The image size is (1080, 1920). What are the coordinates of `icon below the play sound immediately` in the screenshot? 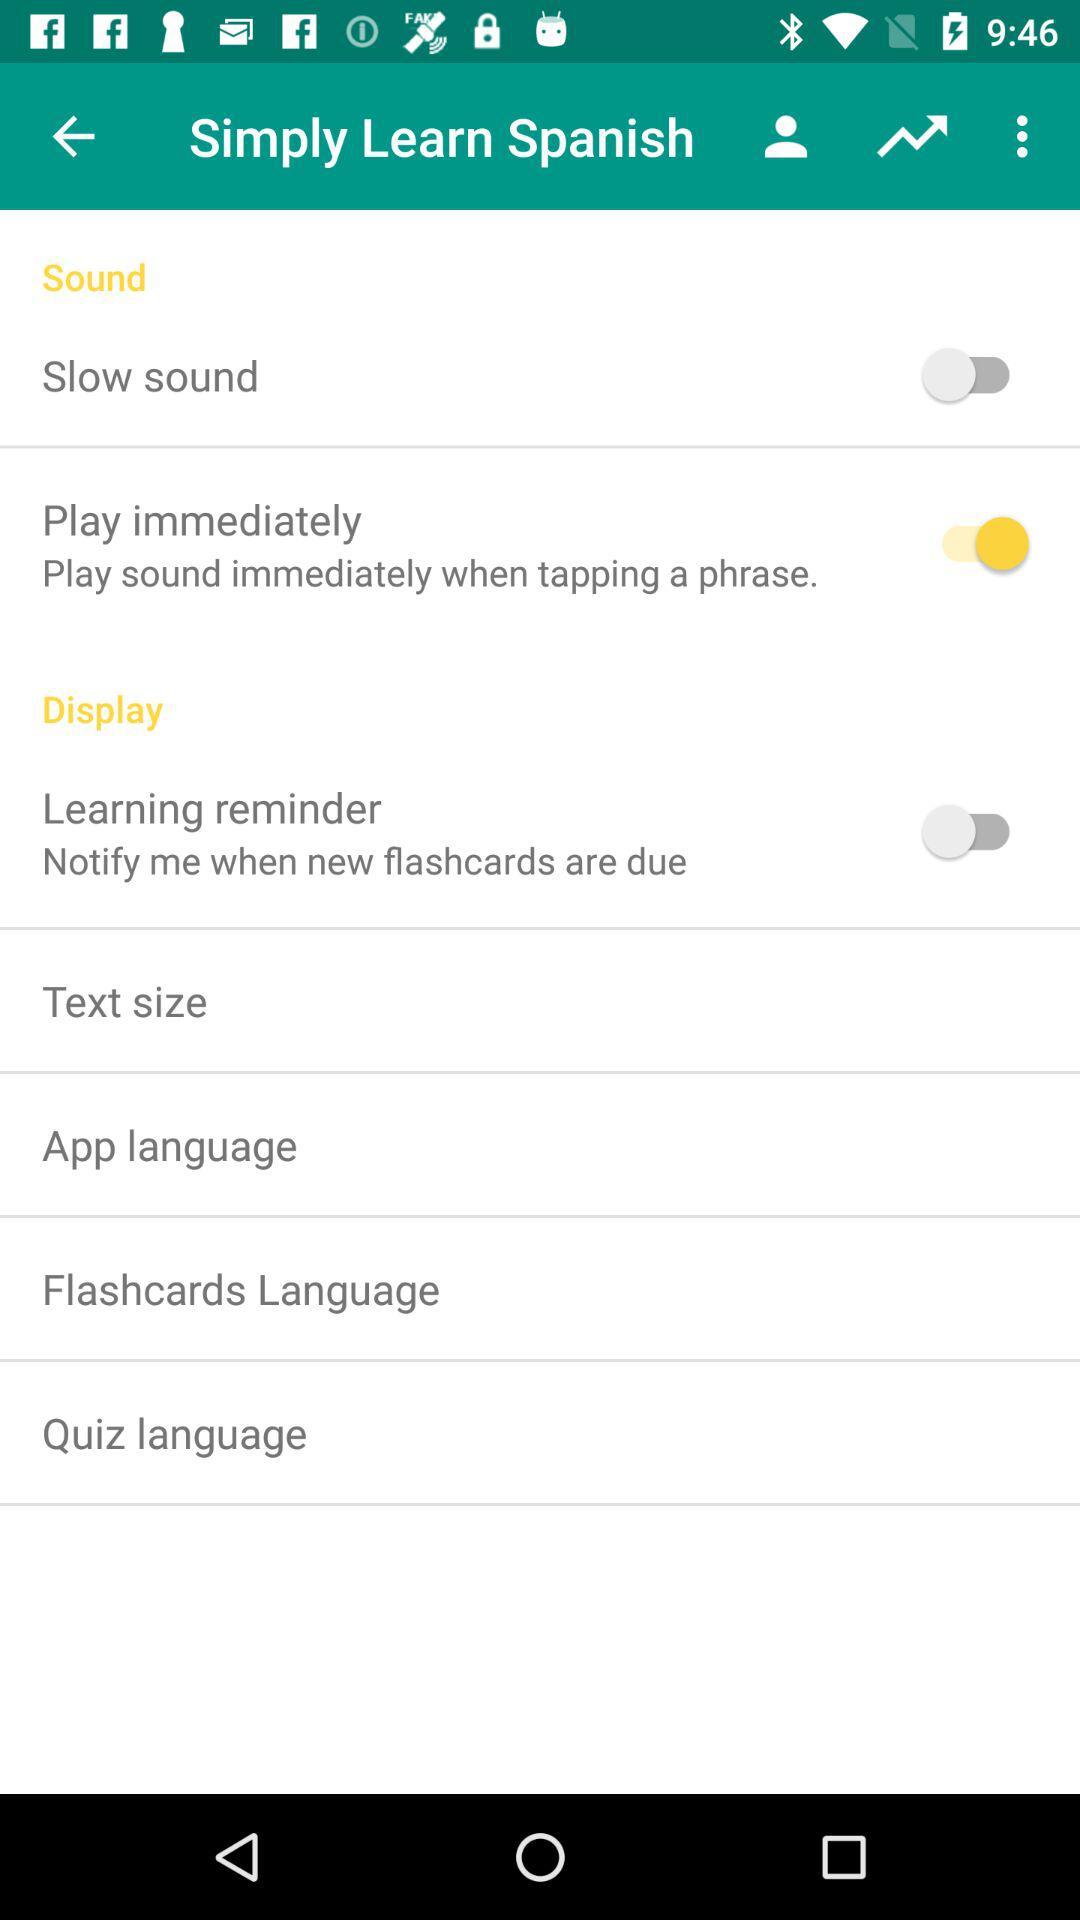 It's located at (540, 687).